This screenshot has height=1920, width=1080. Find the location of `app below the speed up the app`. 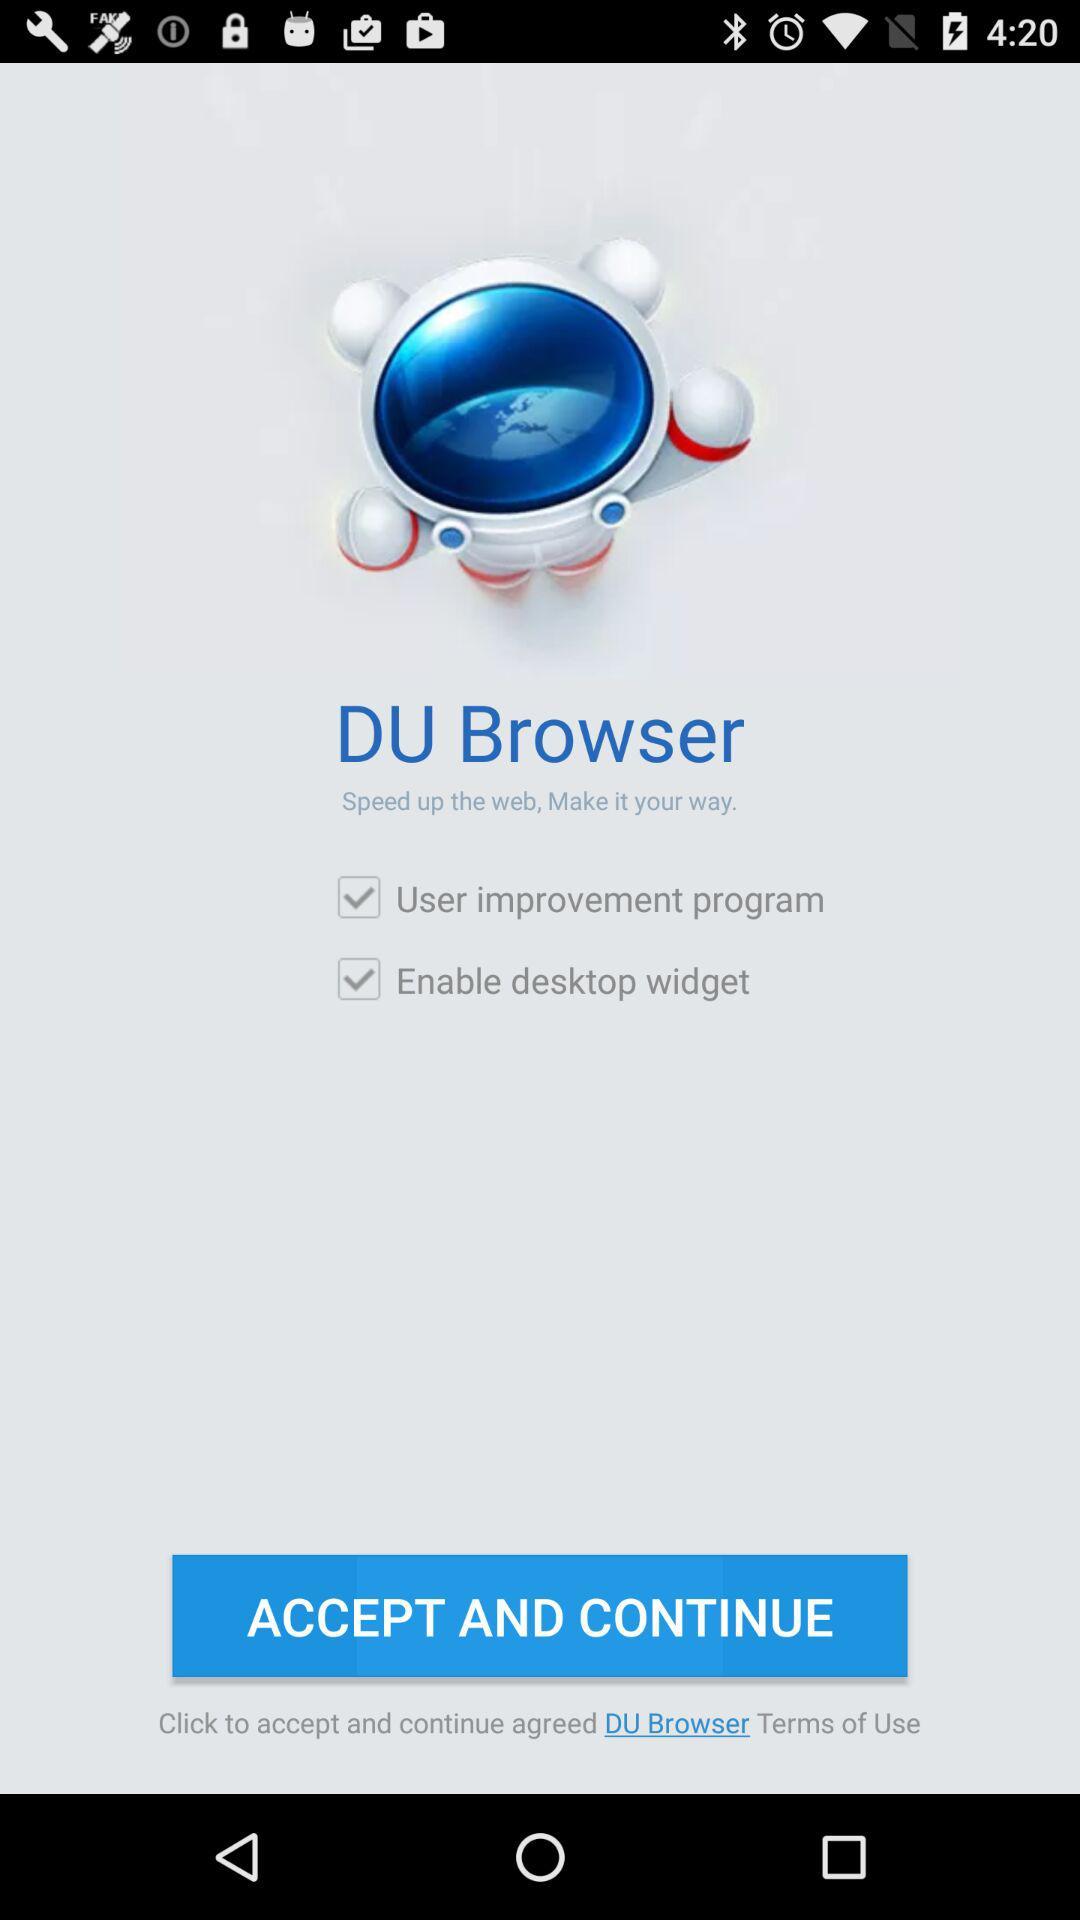

app below the speed up the app is located at coordinates (579, 897).